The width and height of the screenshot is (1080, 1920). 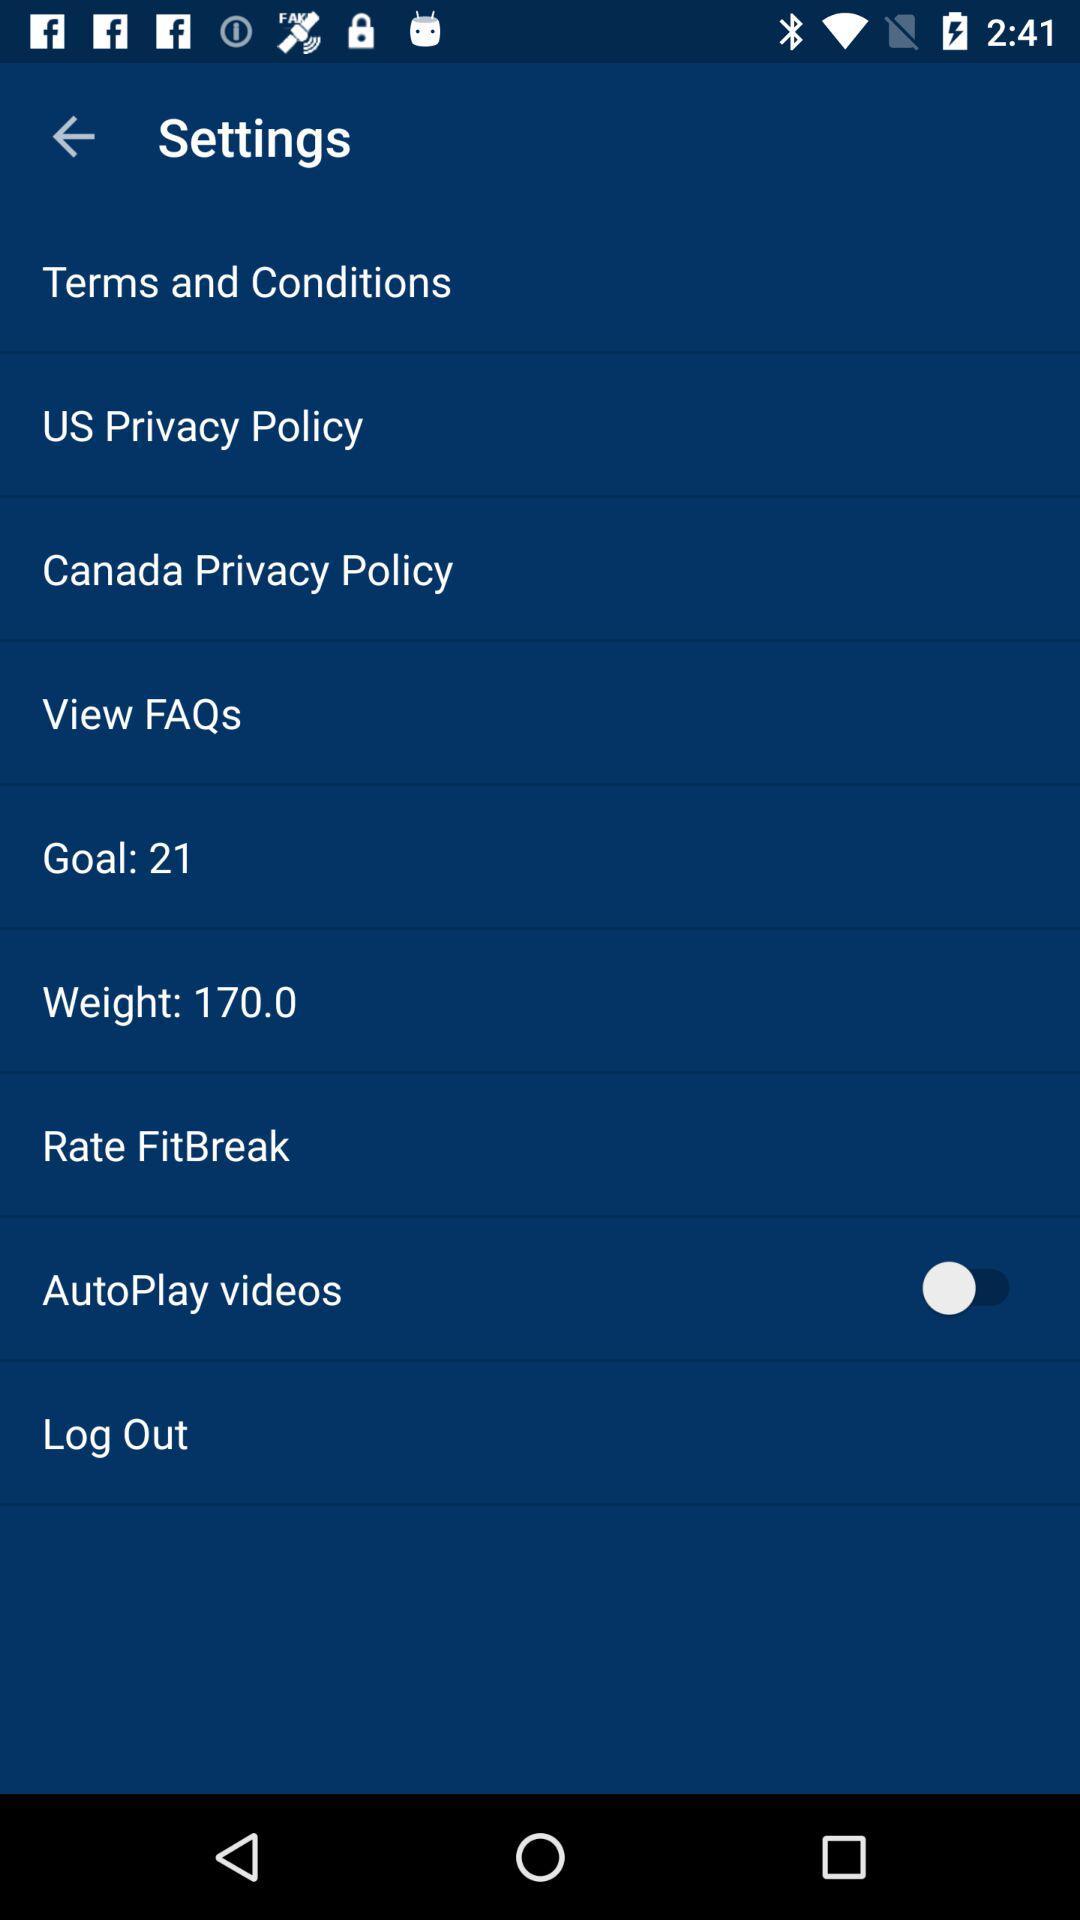 I want to click on icon below rate fitbreak item, so click(x=192, y=1288).